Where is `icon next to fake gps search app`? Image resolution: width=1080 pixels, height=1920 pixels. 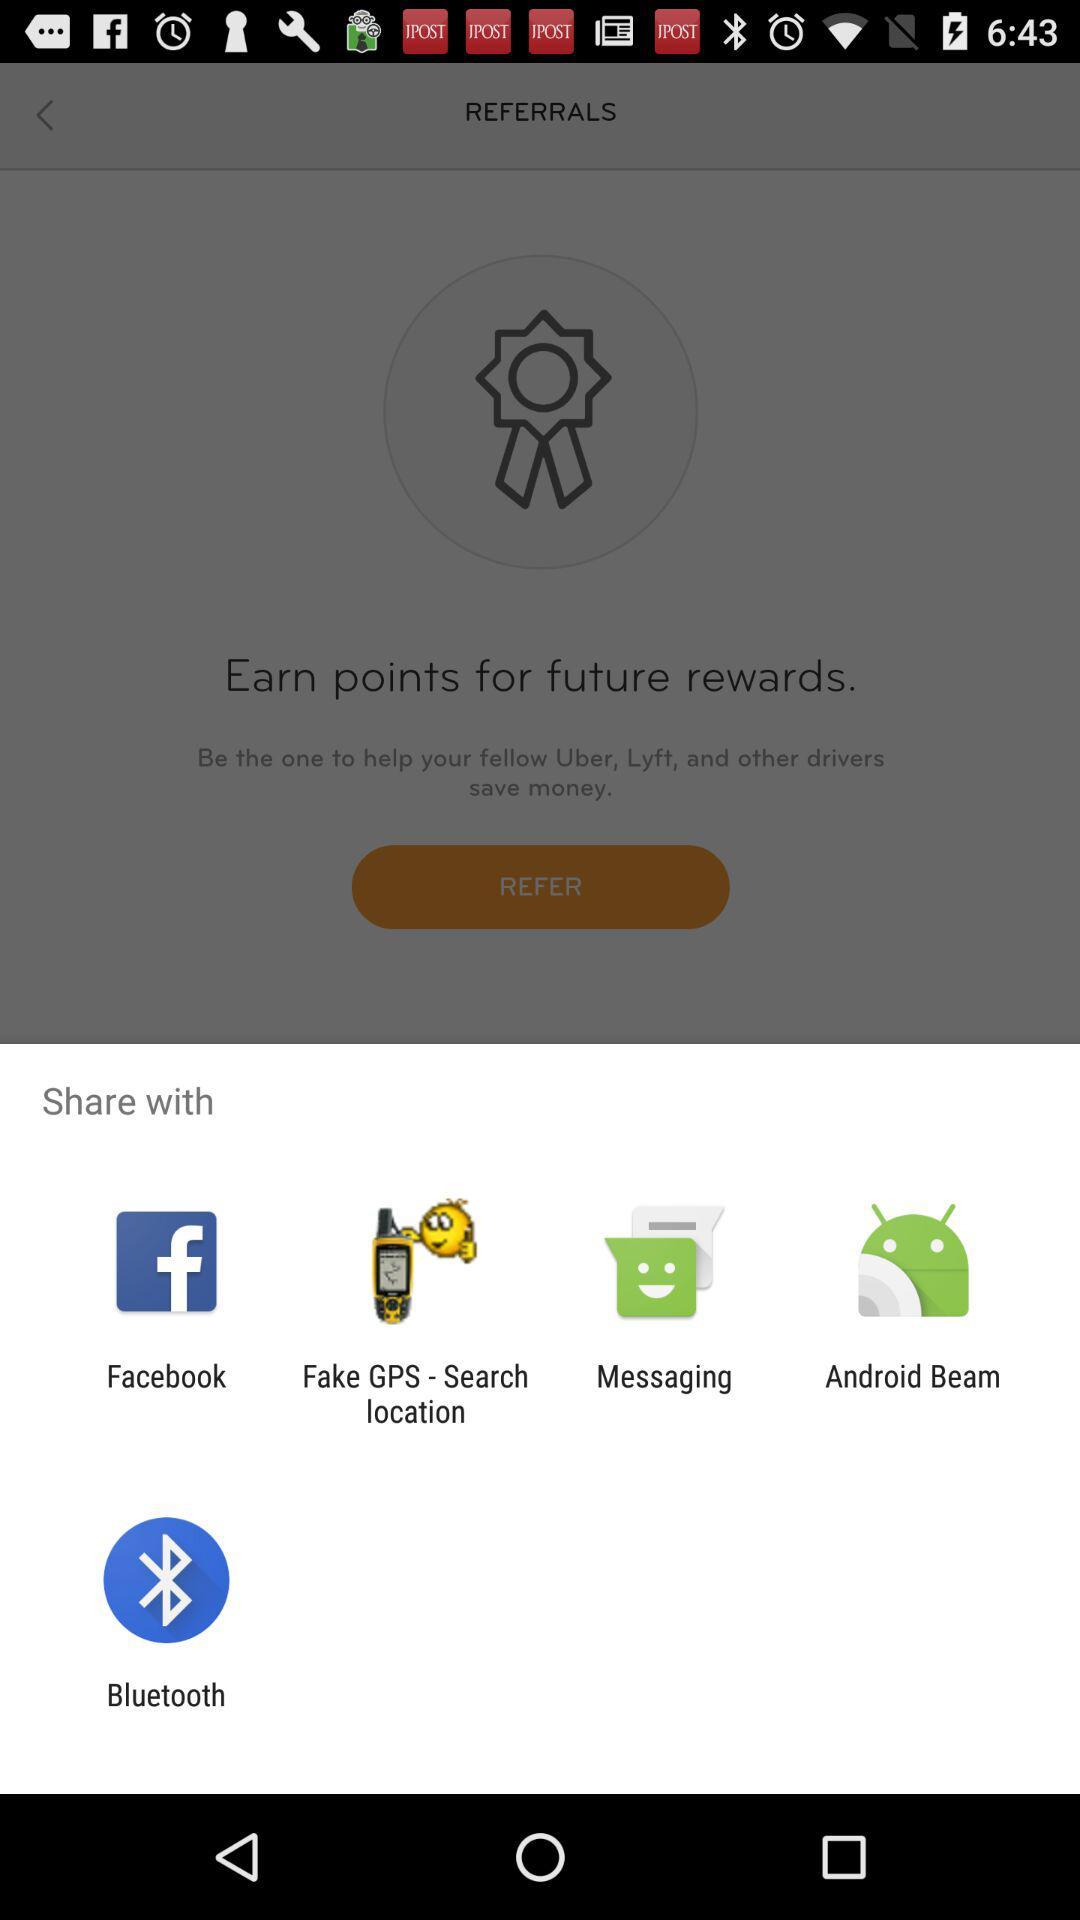
icon next to fake gps search app is located at coordinates (664, 1392).